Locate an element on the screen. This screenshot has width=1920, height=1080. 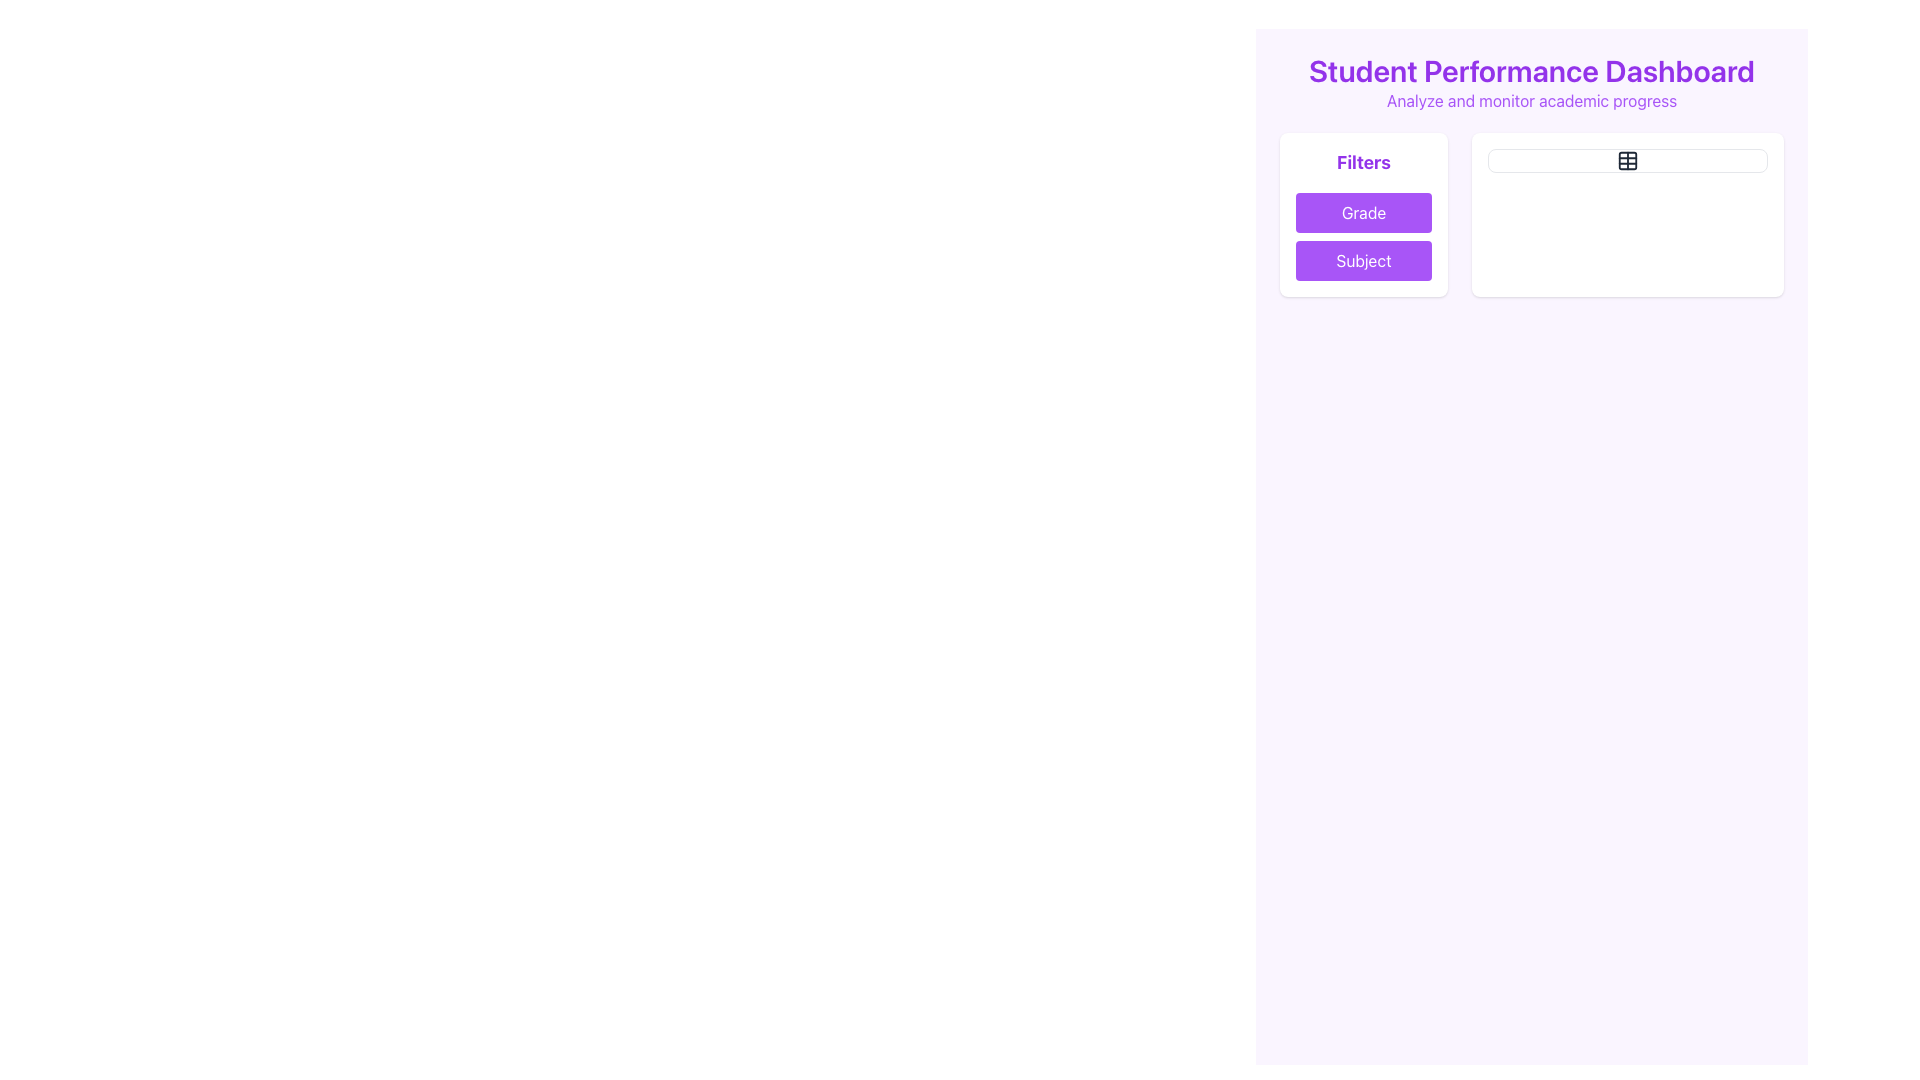
title element that serves as the heading for the 'Student Performance Dashboard', located at the top center of the interface is located at coordinates (1530, 69).